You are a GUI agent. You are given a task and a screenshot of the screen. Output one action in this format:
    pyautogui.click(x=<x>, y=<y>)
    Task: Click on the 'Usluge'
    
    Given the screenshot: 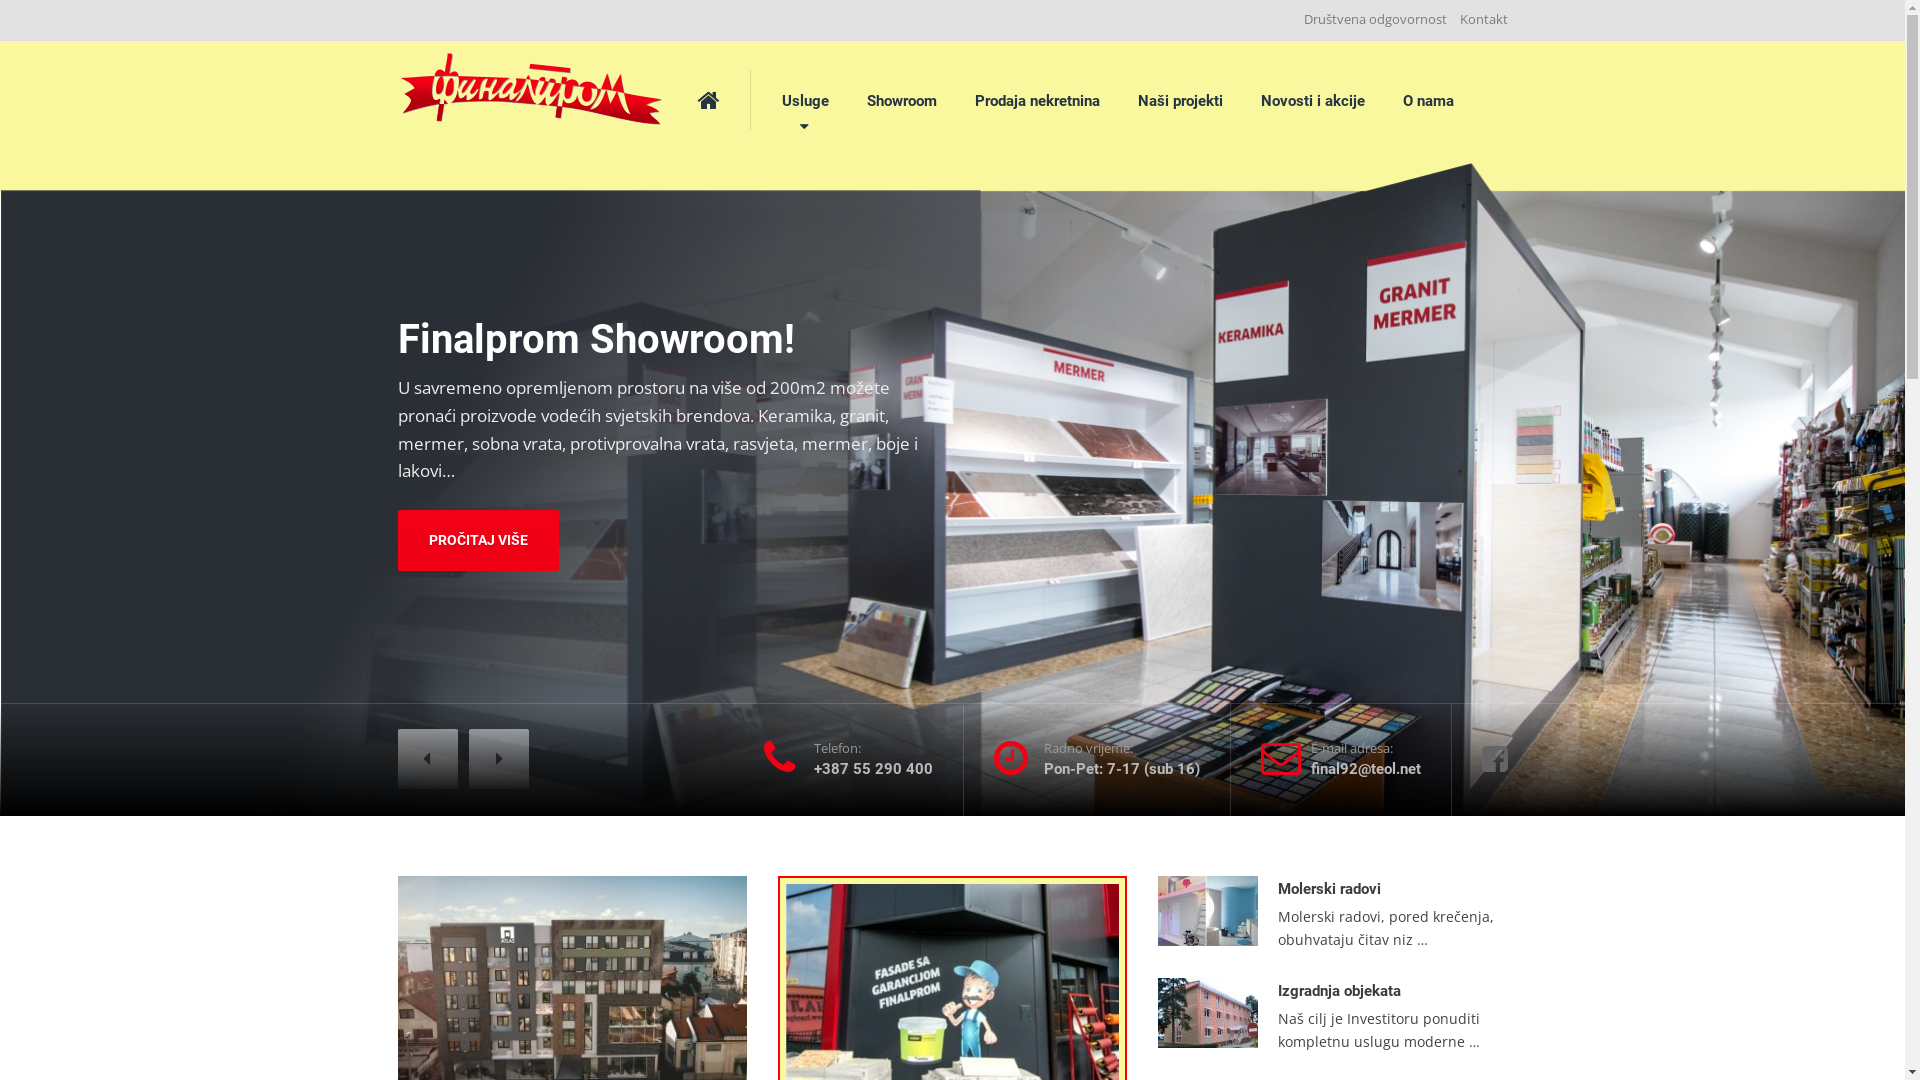 What is the action you would take?
    pyautogui.click(x=761, y=100)
    